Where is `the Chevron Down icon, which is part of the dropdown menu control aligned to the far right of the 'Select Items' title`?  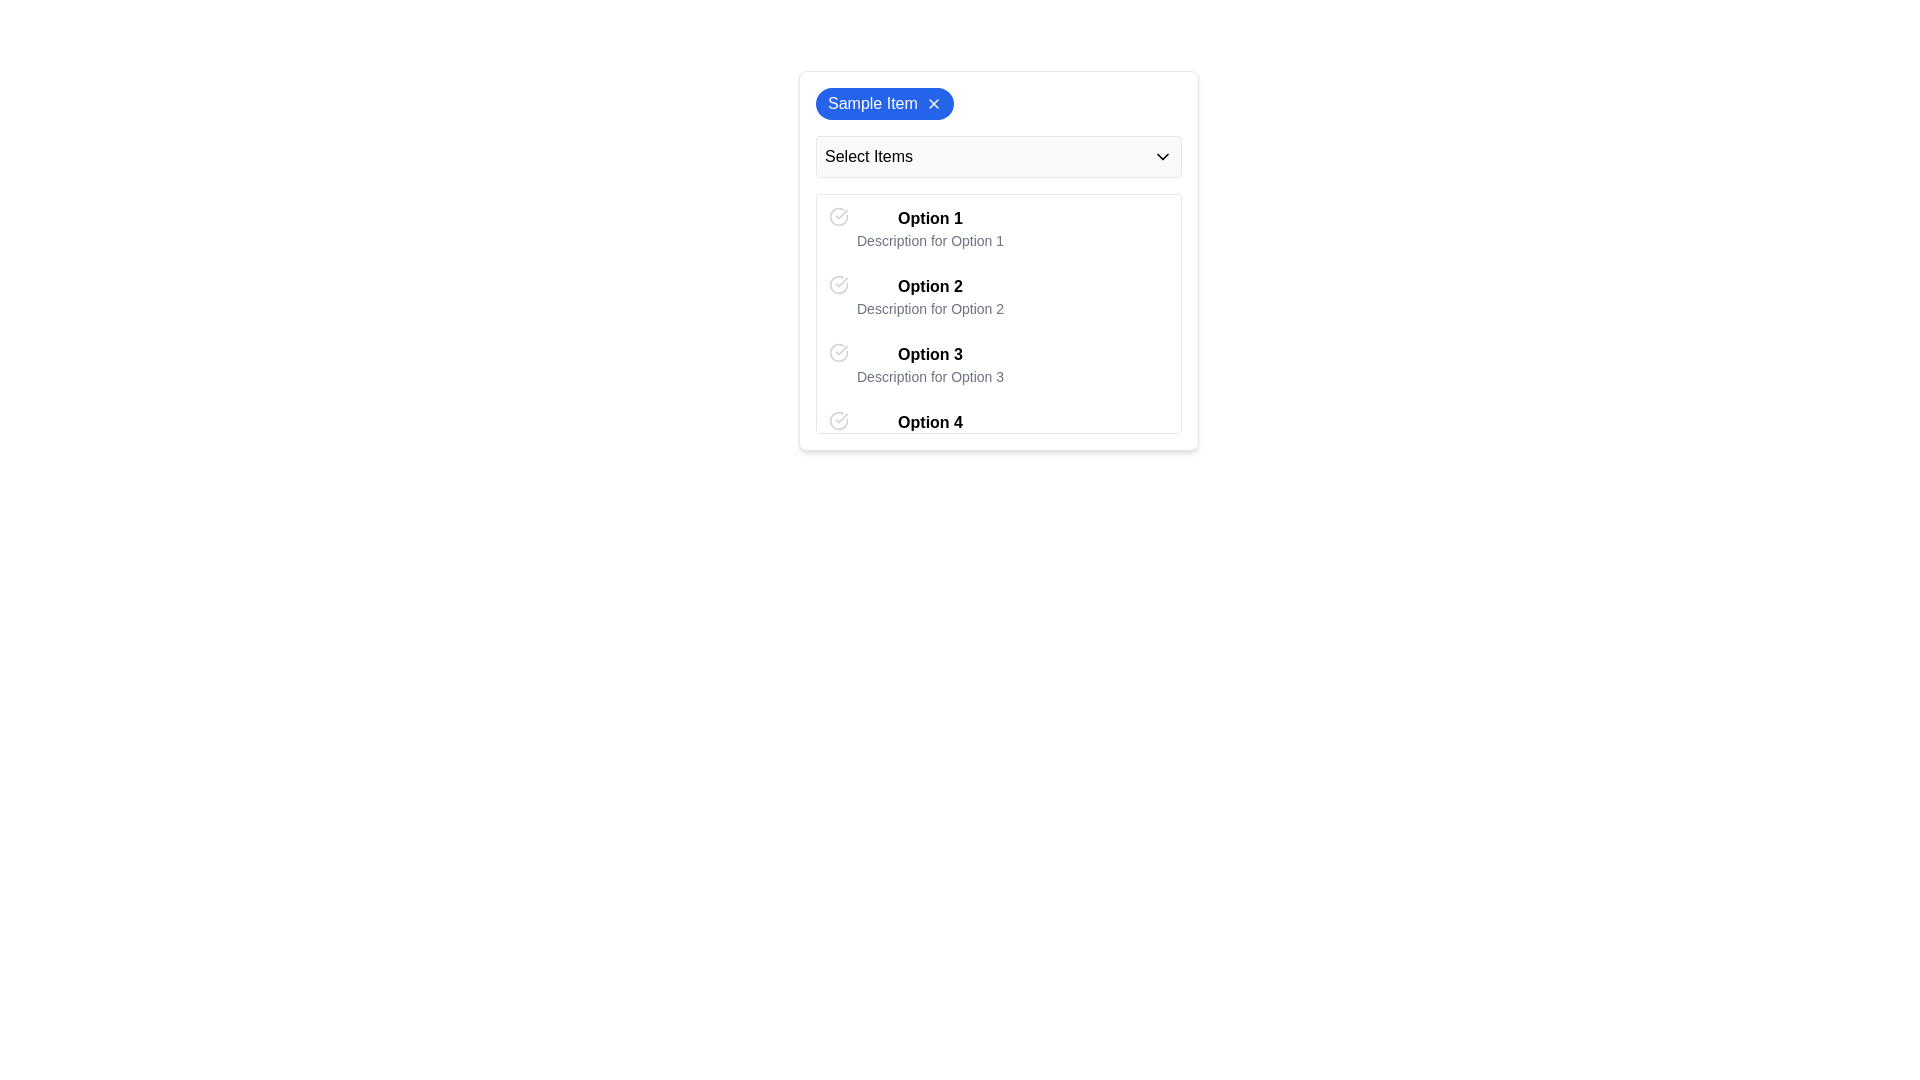
the Chevron Down icon, which is part of the dropdown menu control aligned to the far right of the 'Select Items' title is located at coordinates (1162, 156).